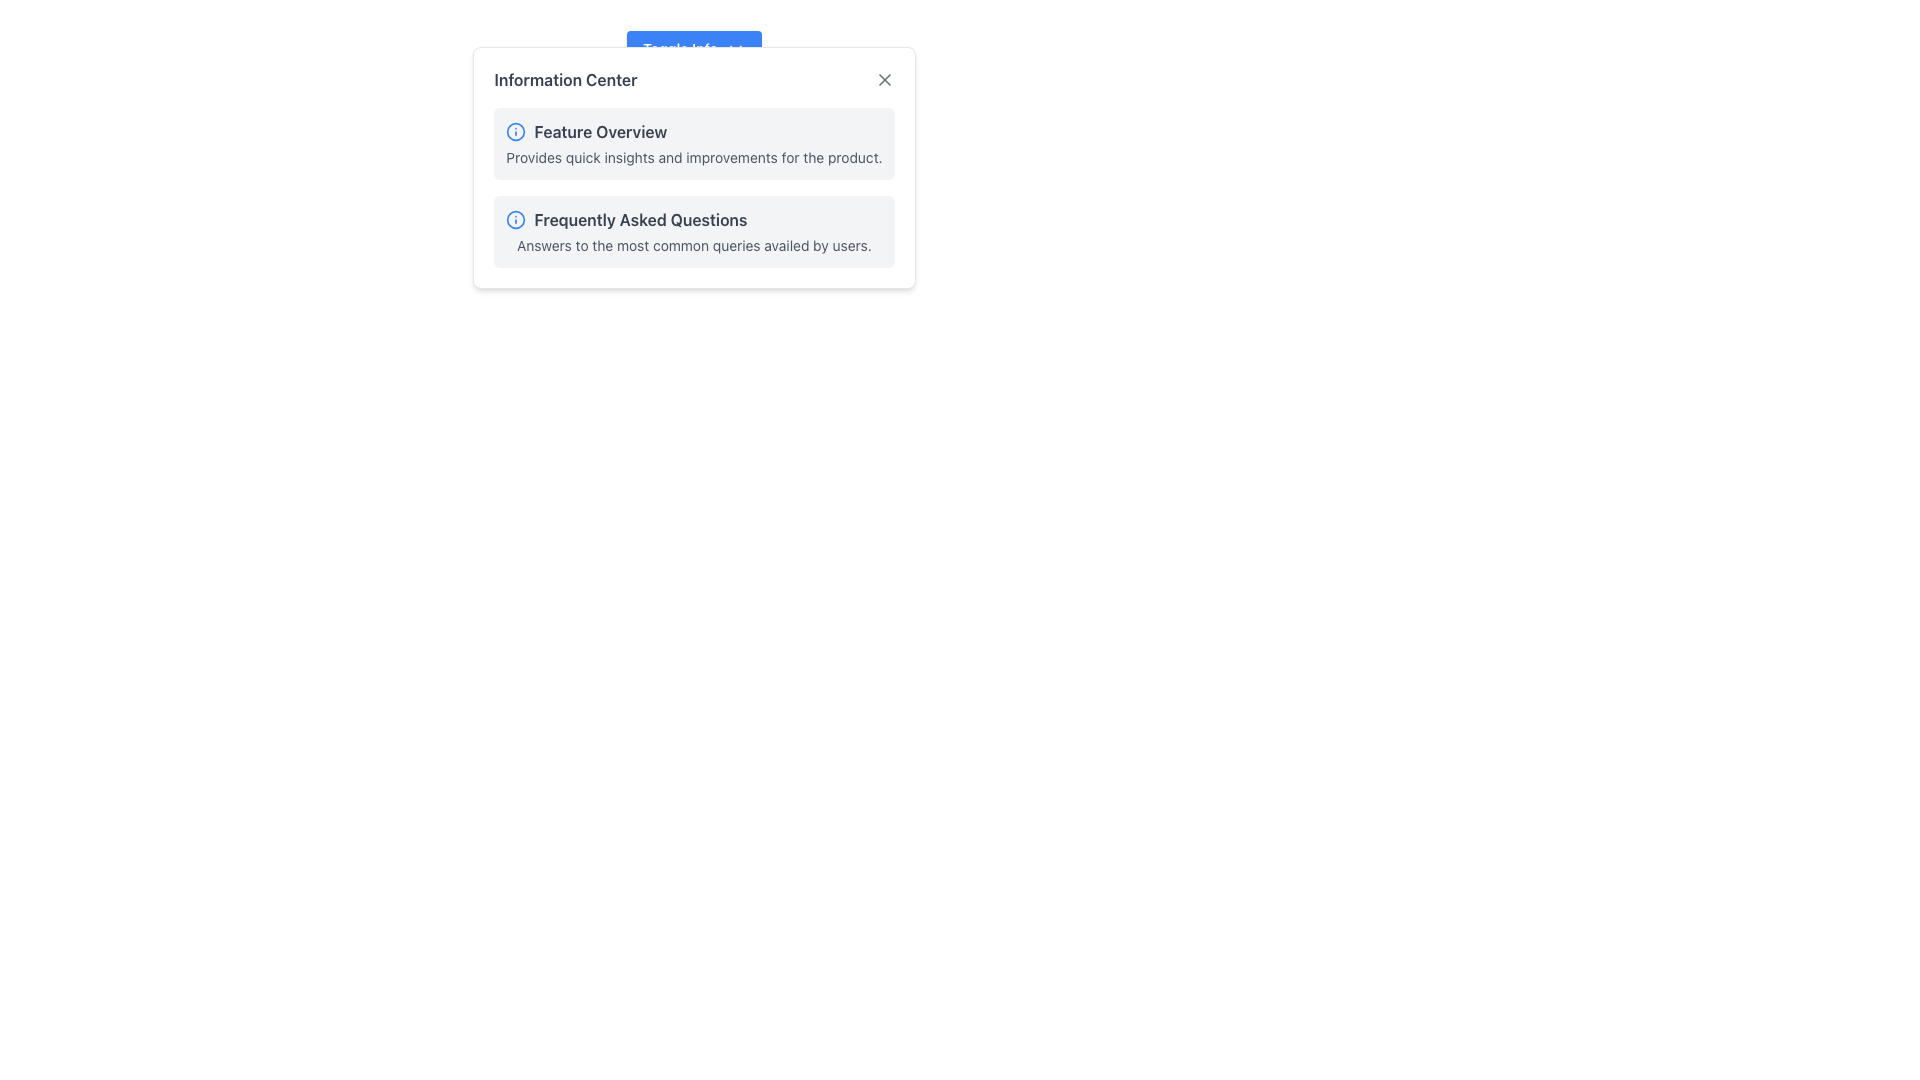 This screenshot has width=1920, height=1080. Describe the element at coordinates (564, 79) in the screenshot. I see `the text header labeled 'Information Center' which is styled in a strong bold font and positioned at the top-left corner of the modal` at that location.